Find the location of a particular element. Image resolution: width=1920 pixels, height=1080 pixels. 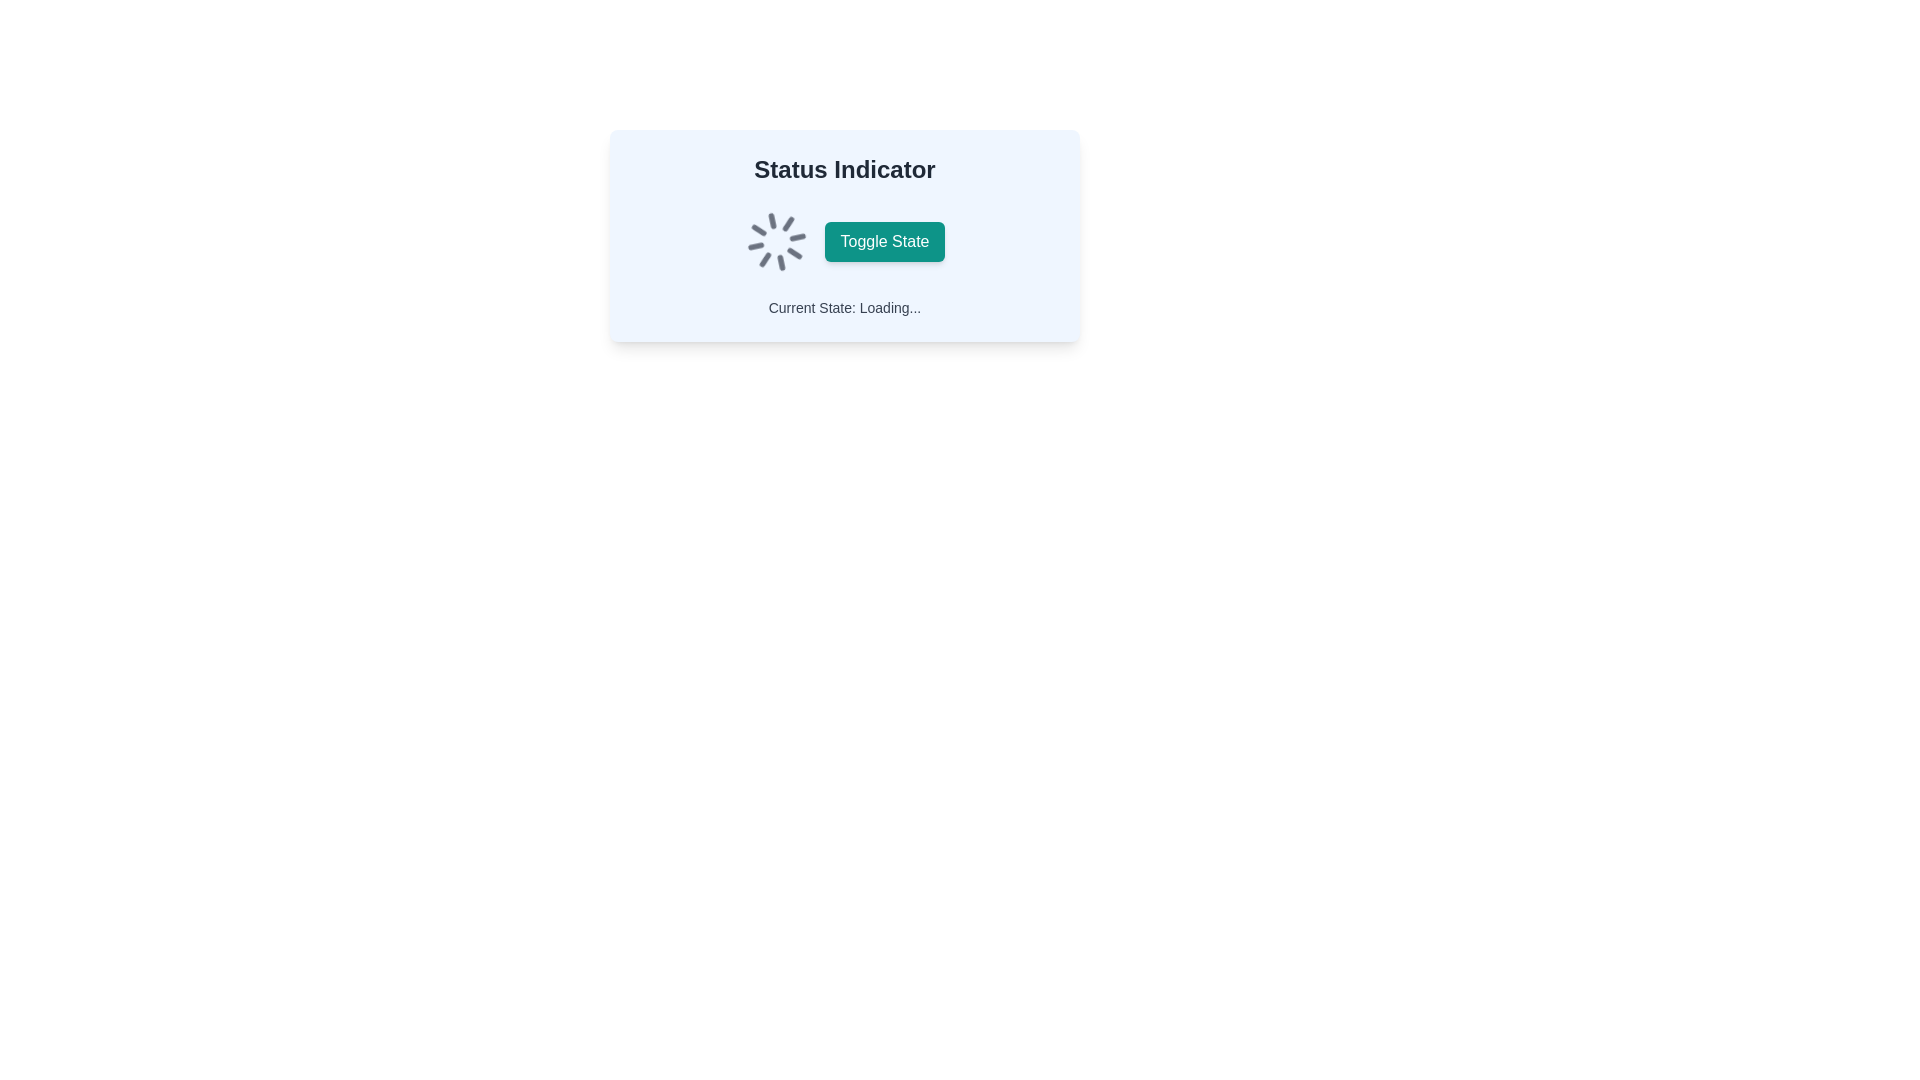

the 'Toggle State' label which is located in the 'Status Indicator' section of the interface, visually aligned with an animated spinner icon is located at coordinates (844, 241).